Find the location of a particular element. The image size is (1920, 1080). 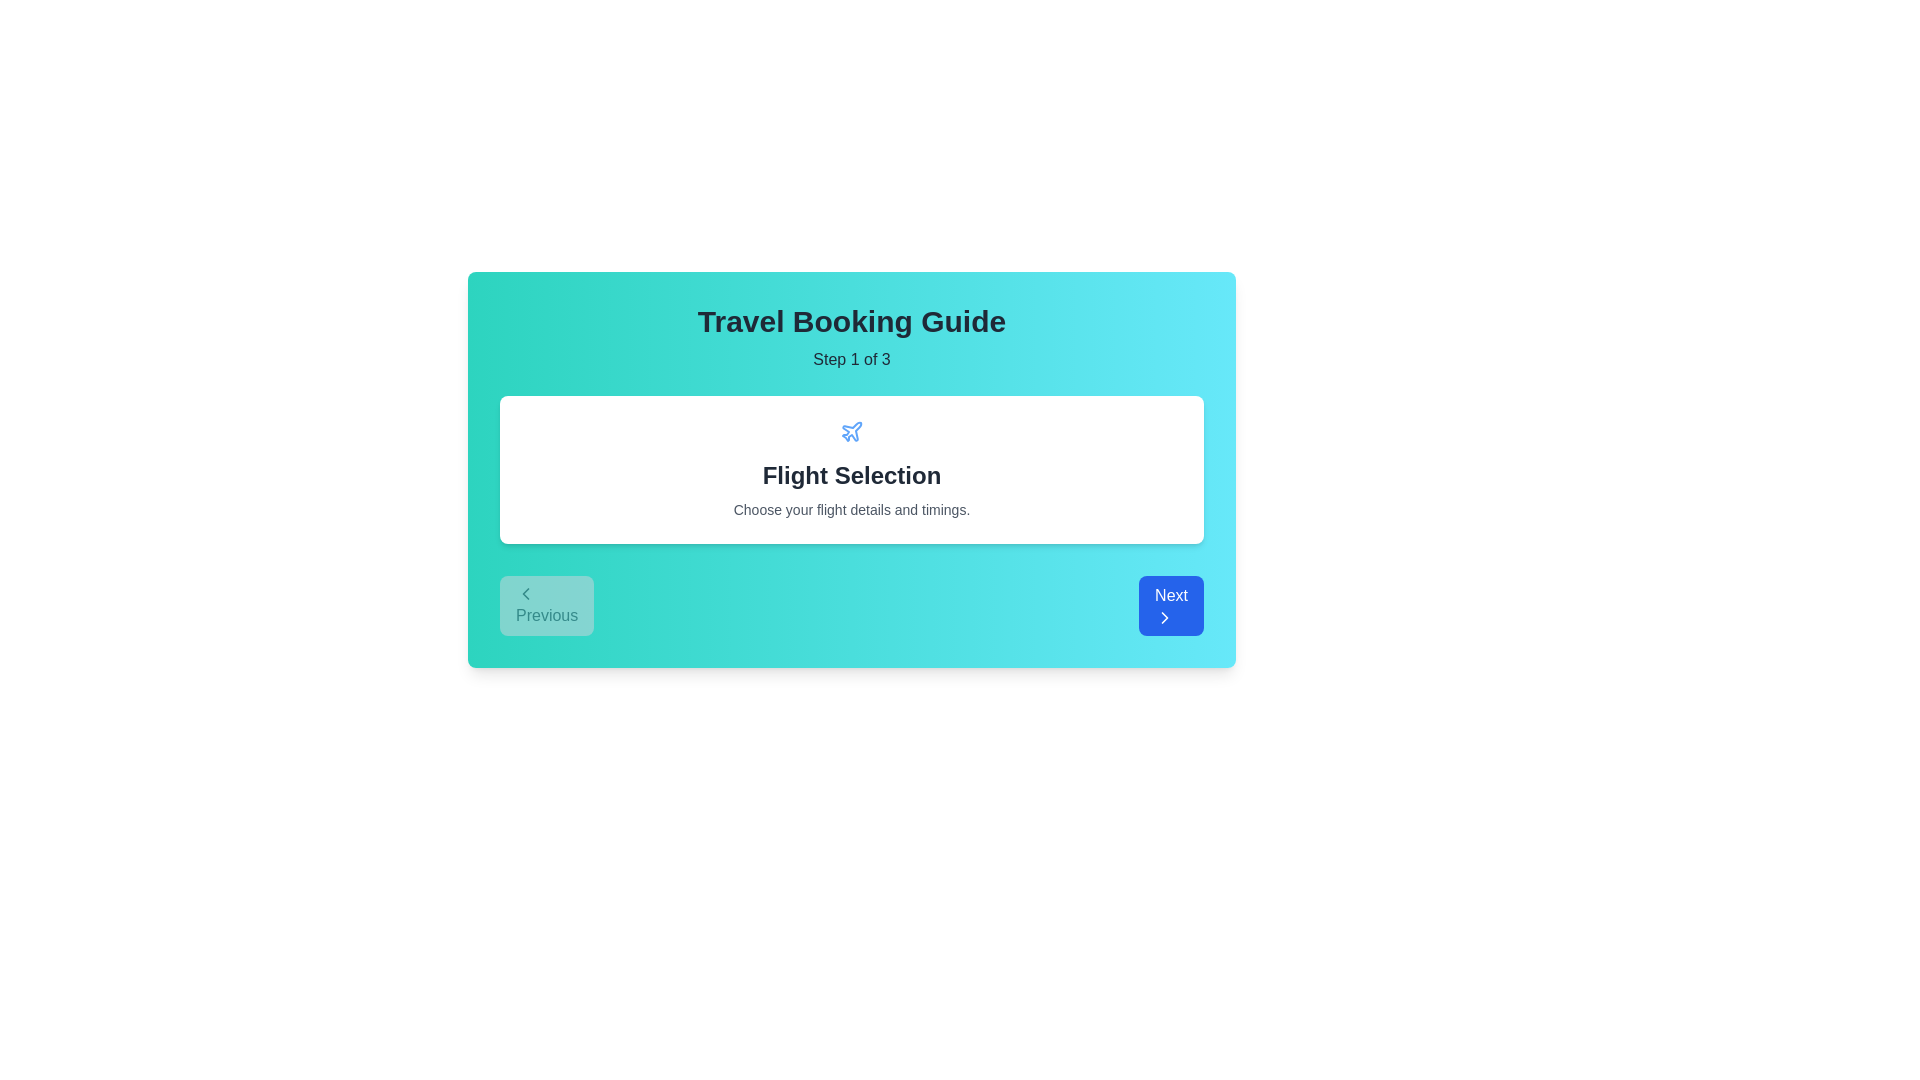

the rightward-pointing chevron icon inside the 'Next' button located at the bottom right corner of the interactive card is located at coordinates (1165, 616).